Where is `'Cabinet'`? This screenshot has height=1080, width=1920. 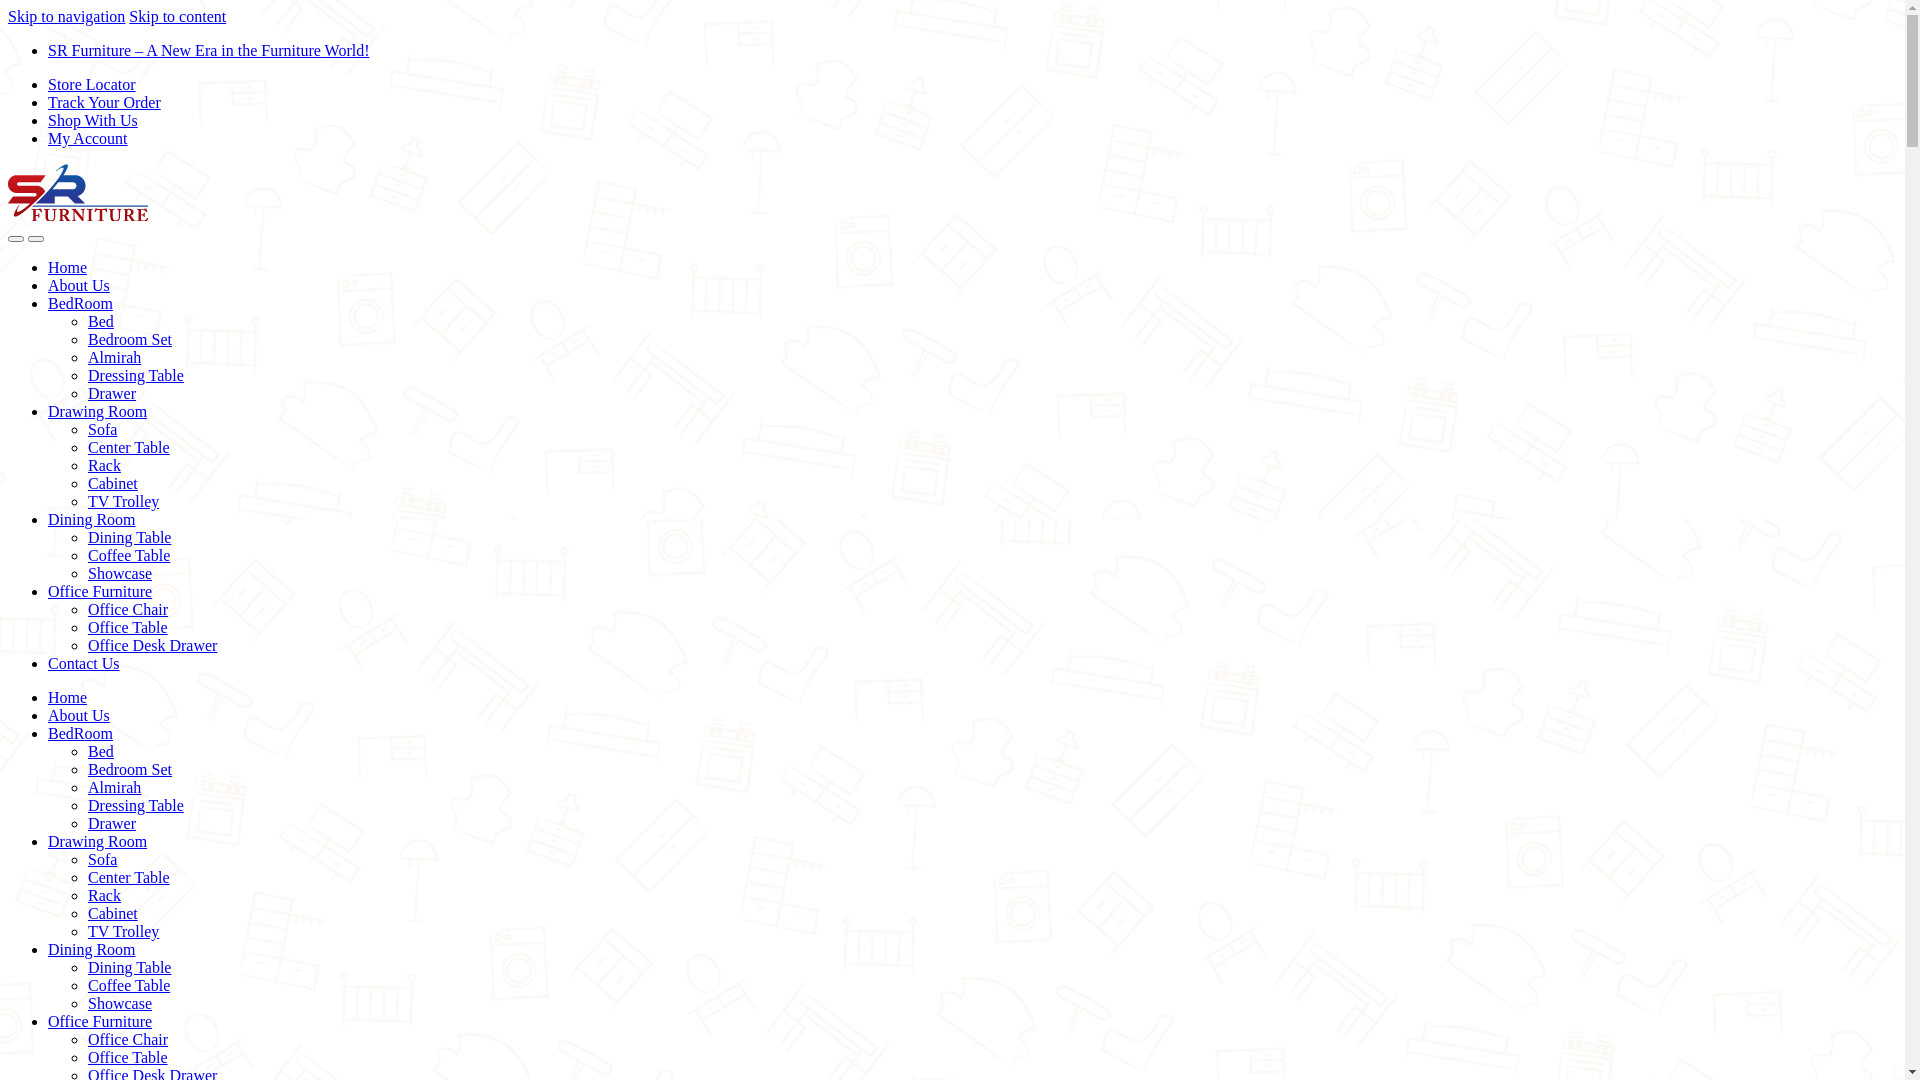
'Cabinet' is located at coordinates (86, 483).